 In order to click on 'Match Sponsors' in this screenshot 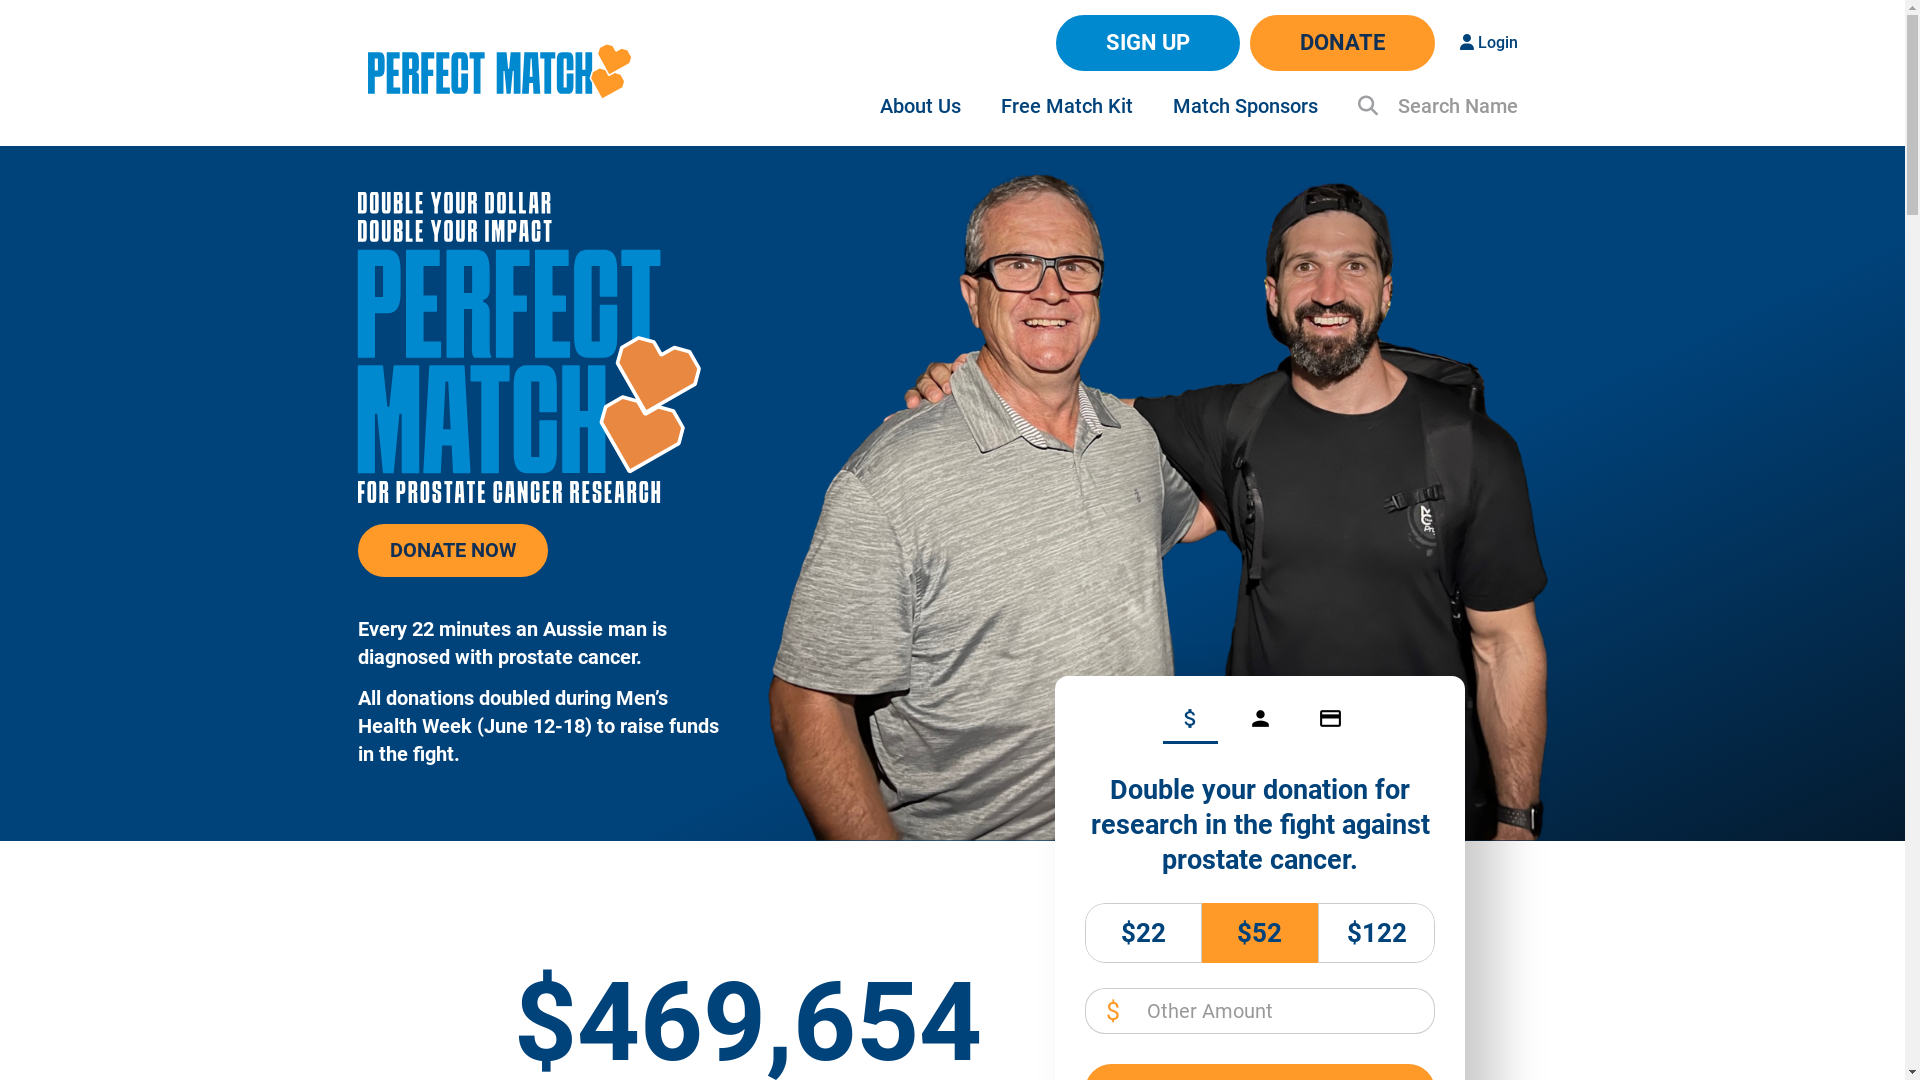, I will do `click(1243, 105)`.